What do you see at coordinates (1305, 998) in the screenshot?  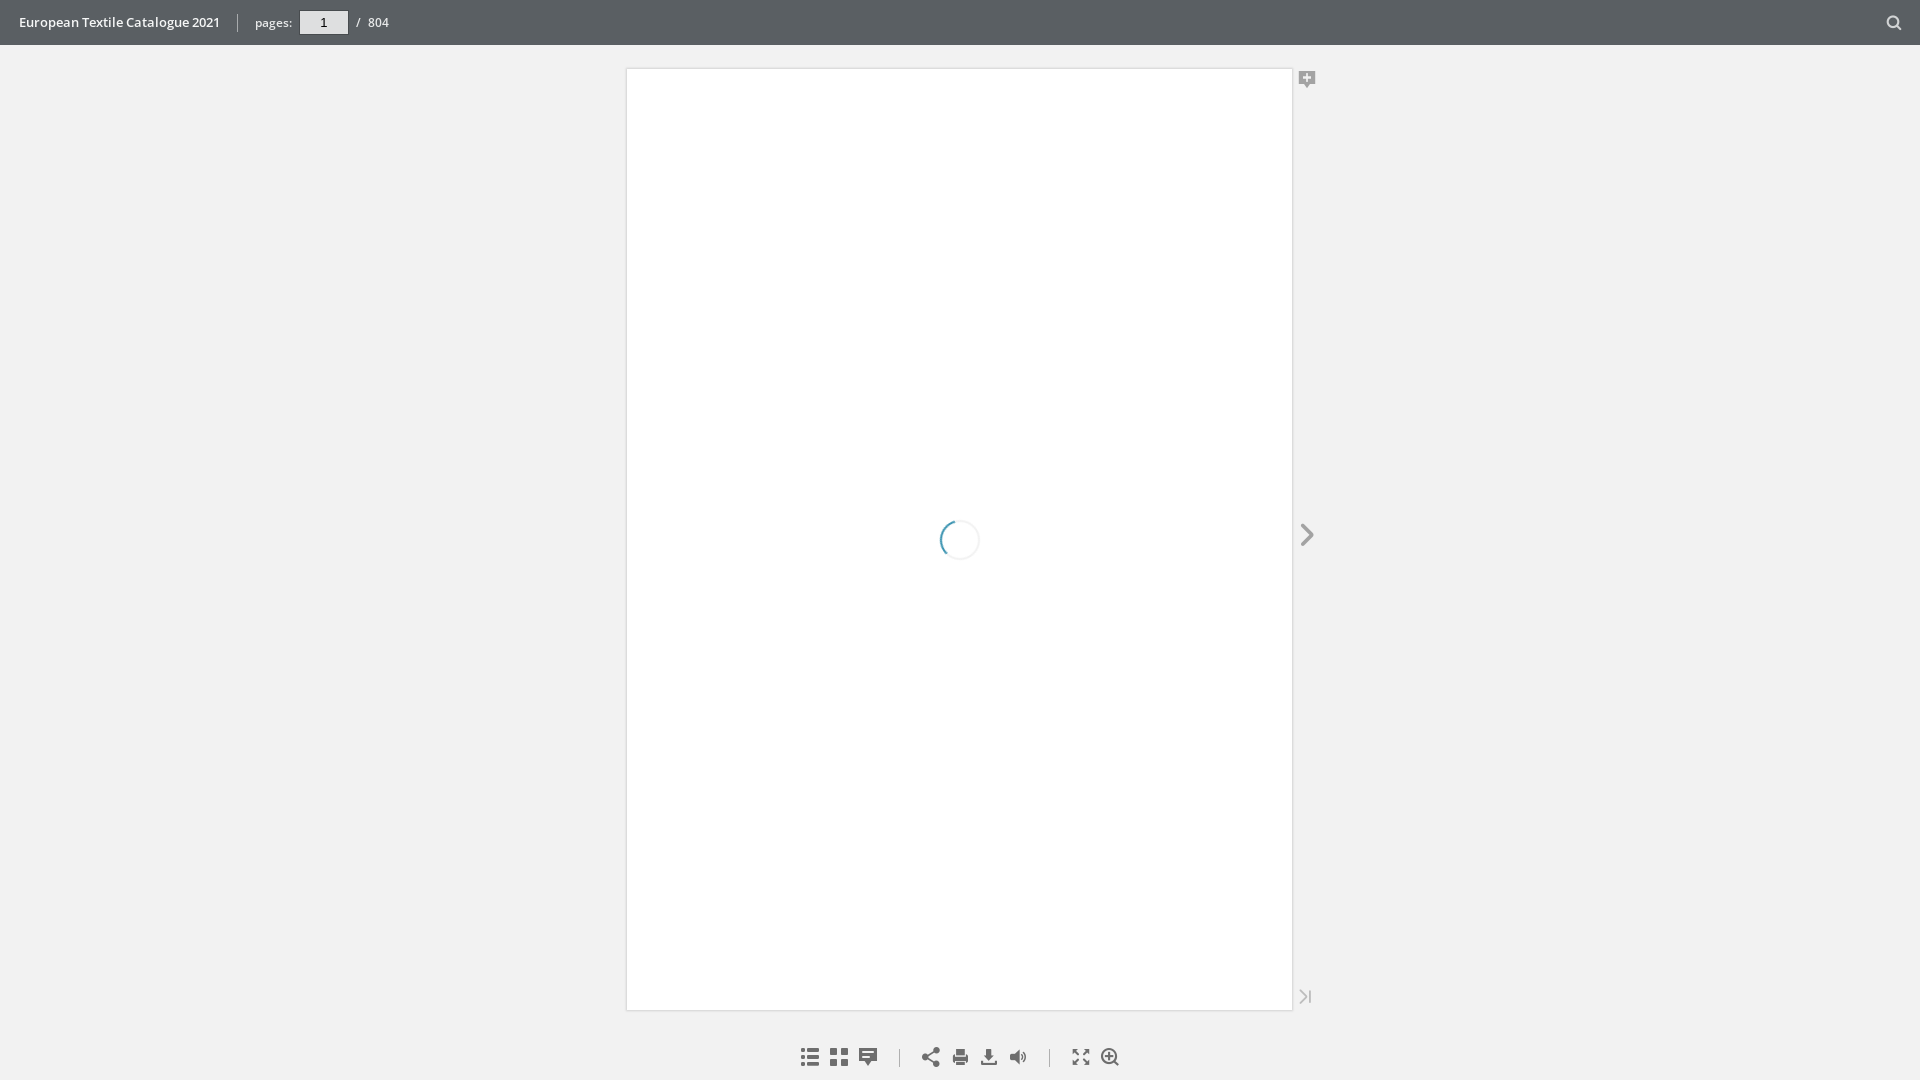 I see `'Last Page'` at bounding box center [1305, 998].